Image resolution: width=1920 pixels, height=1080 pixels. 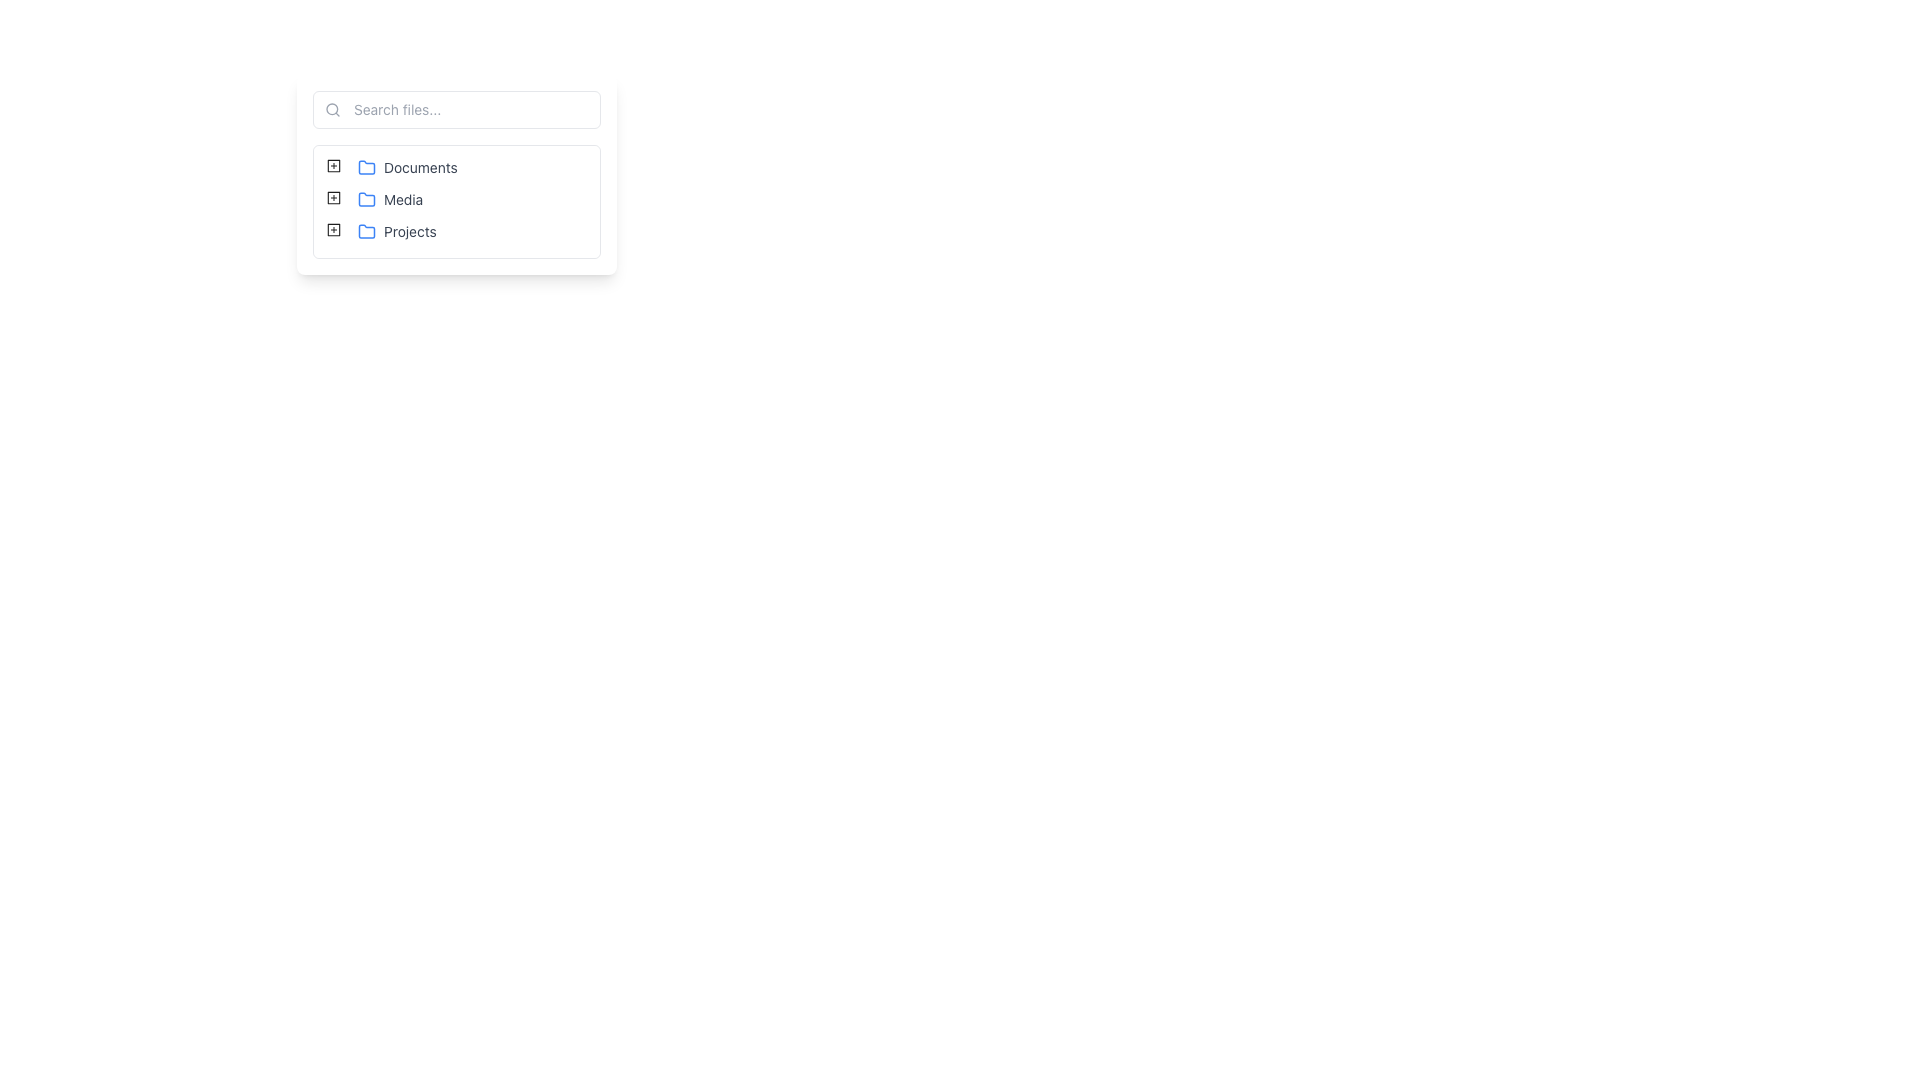 What do you see at coordinates (366, 230) in the screenshot?
I see `the folder icon, which is a simple blue outlined graphic with a rectangular base and a tab on the upper left, located` at bounding box center [366, 230].